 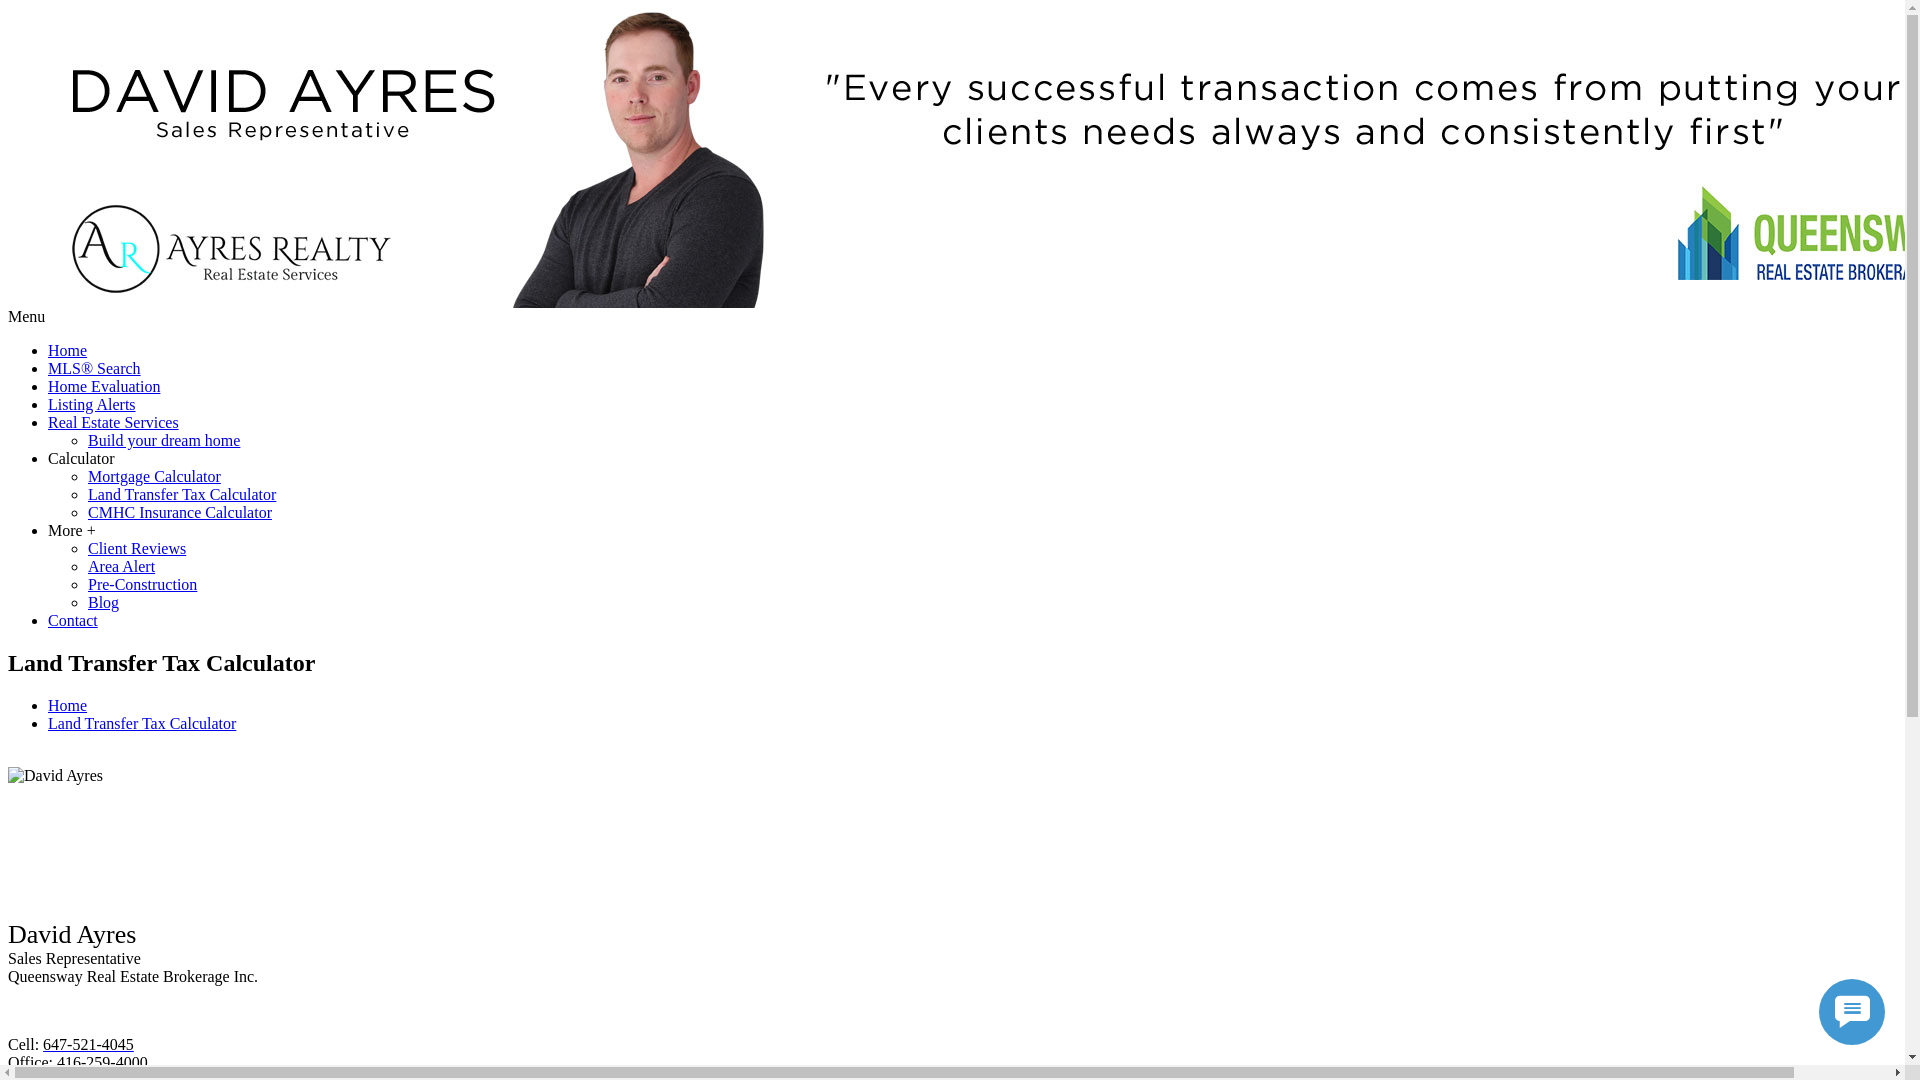 I want to click on 'Home Evaluation', so click(x=48, y=386).